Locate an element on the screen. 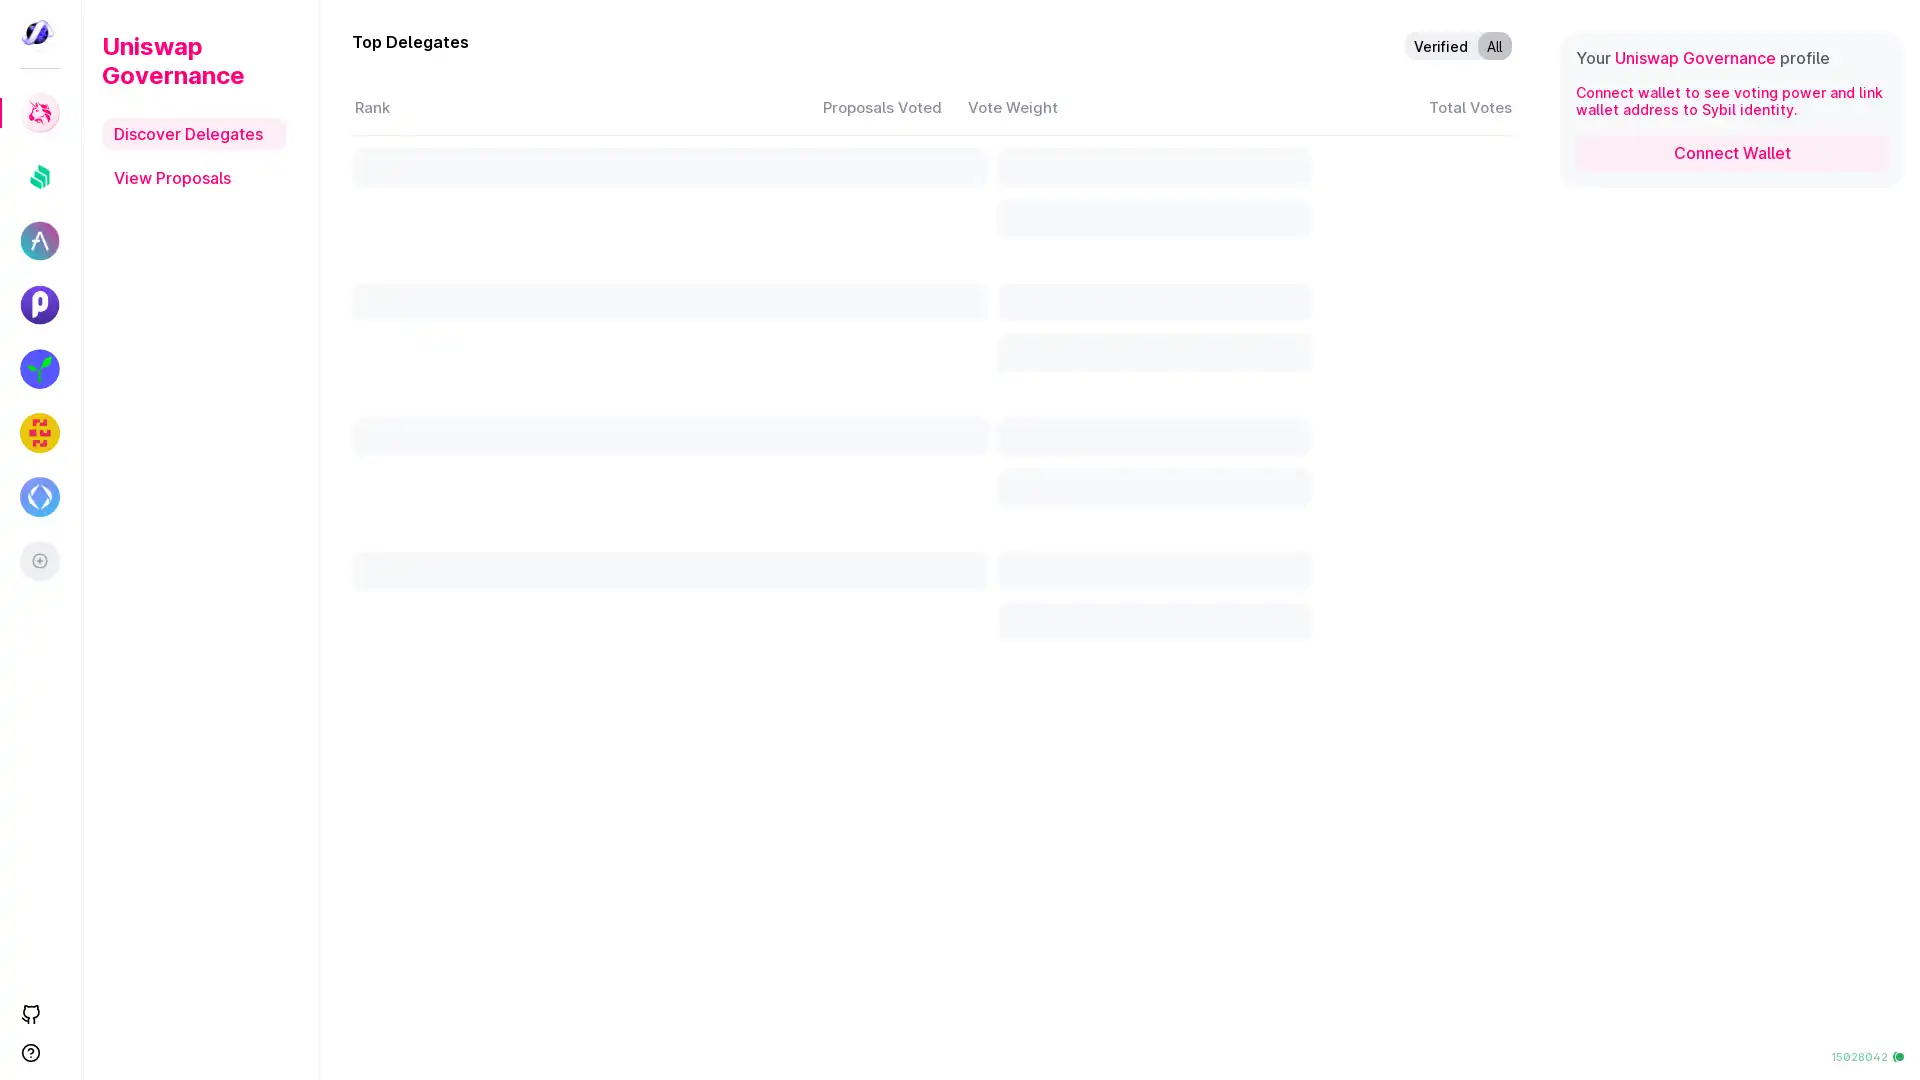 The image size is (1920, 1080). Delegate is located at coordinates (1326, 498).